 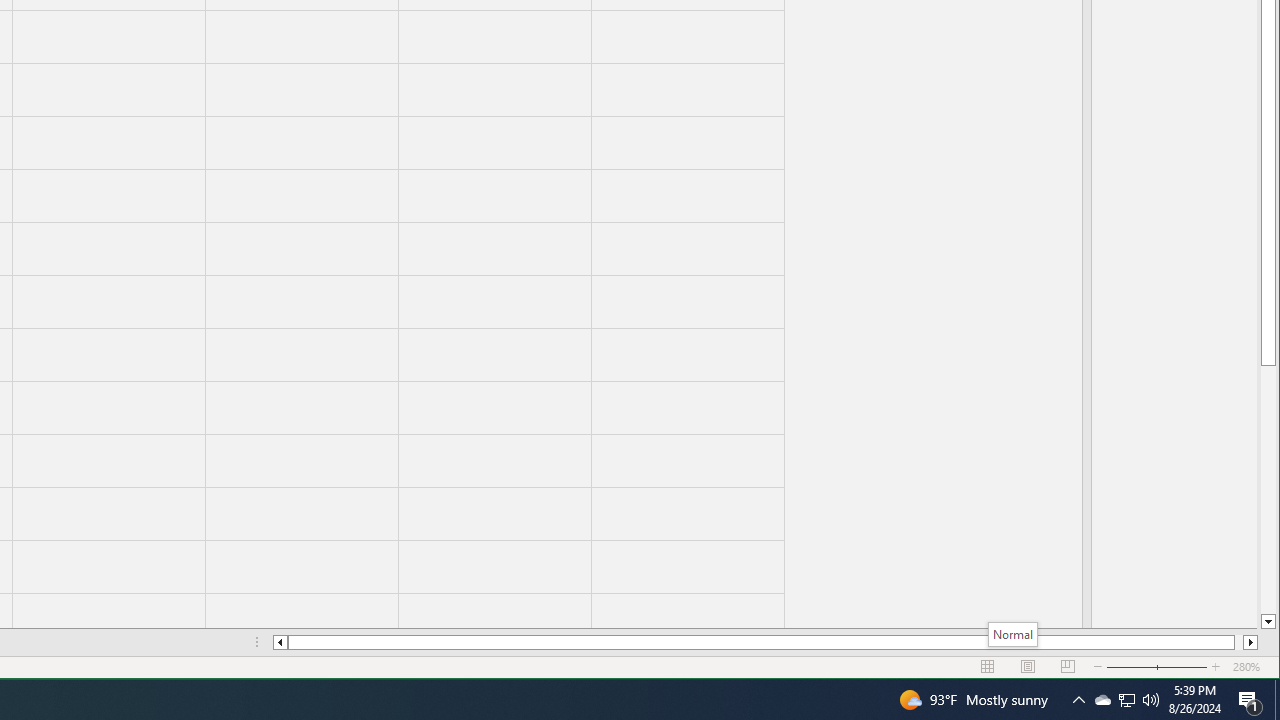 What do you see at coordinates (988, 667) in the screenshot?
I see `'Normal'` at bounding box center [988, 667].